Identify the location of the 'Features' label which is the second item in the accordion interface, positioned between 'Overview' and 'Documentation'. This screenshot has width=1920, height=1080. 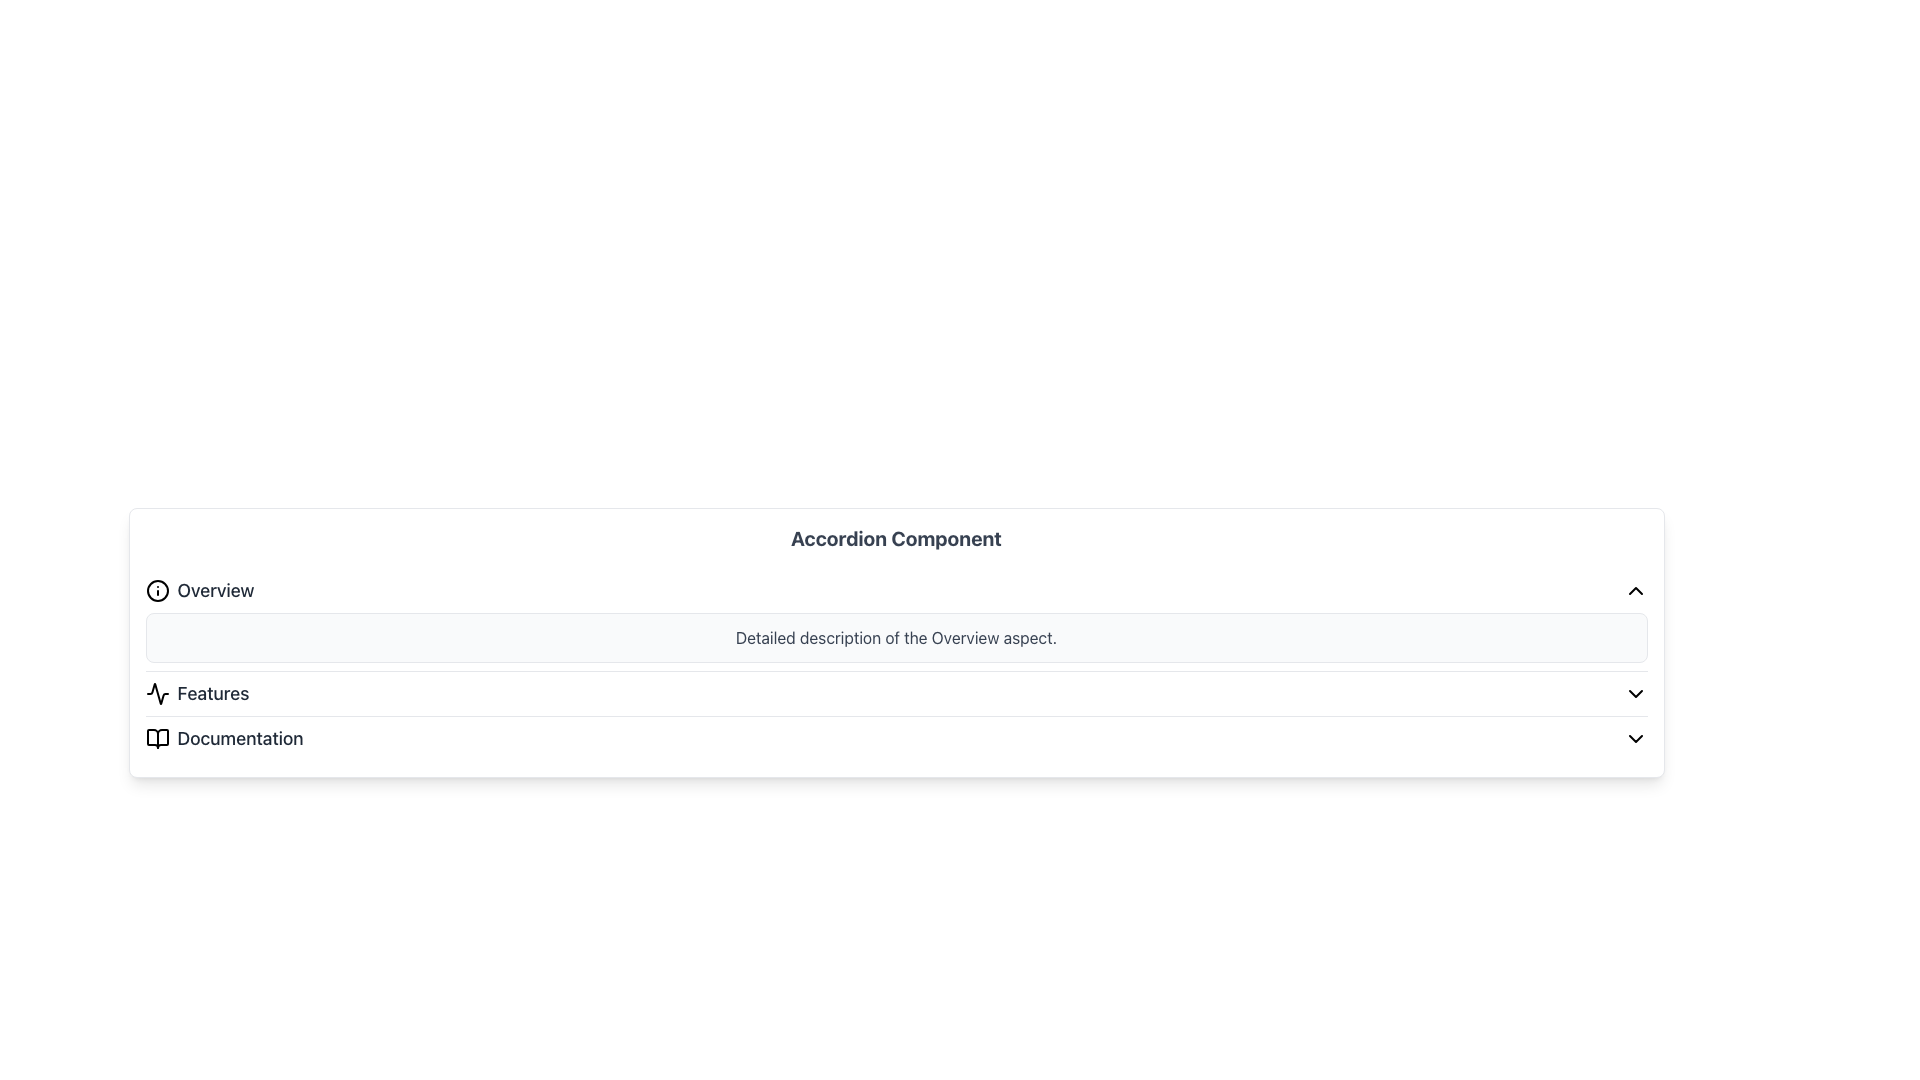
(197, 693).